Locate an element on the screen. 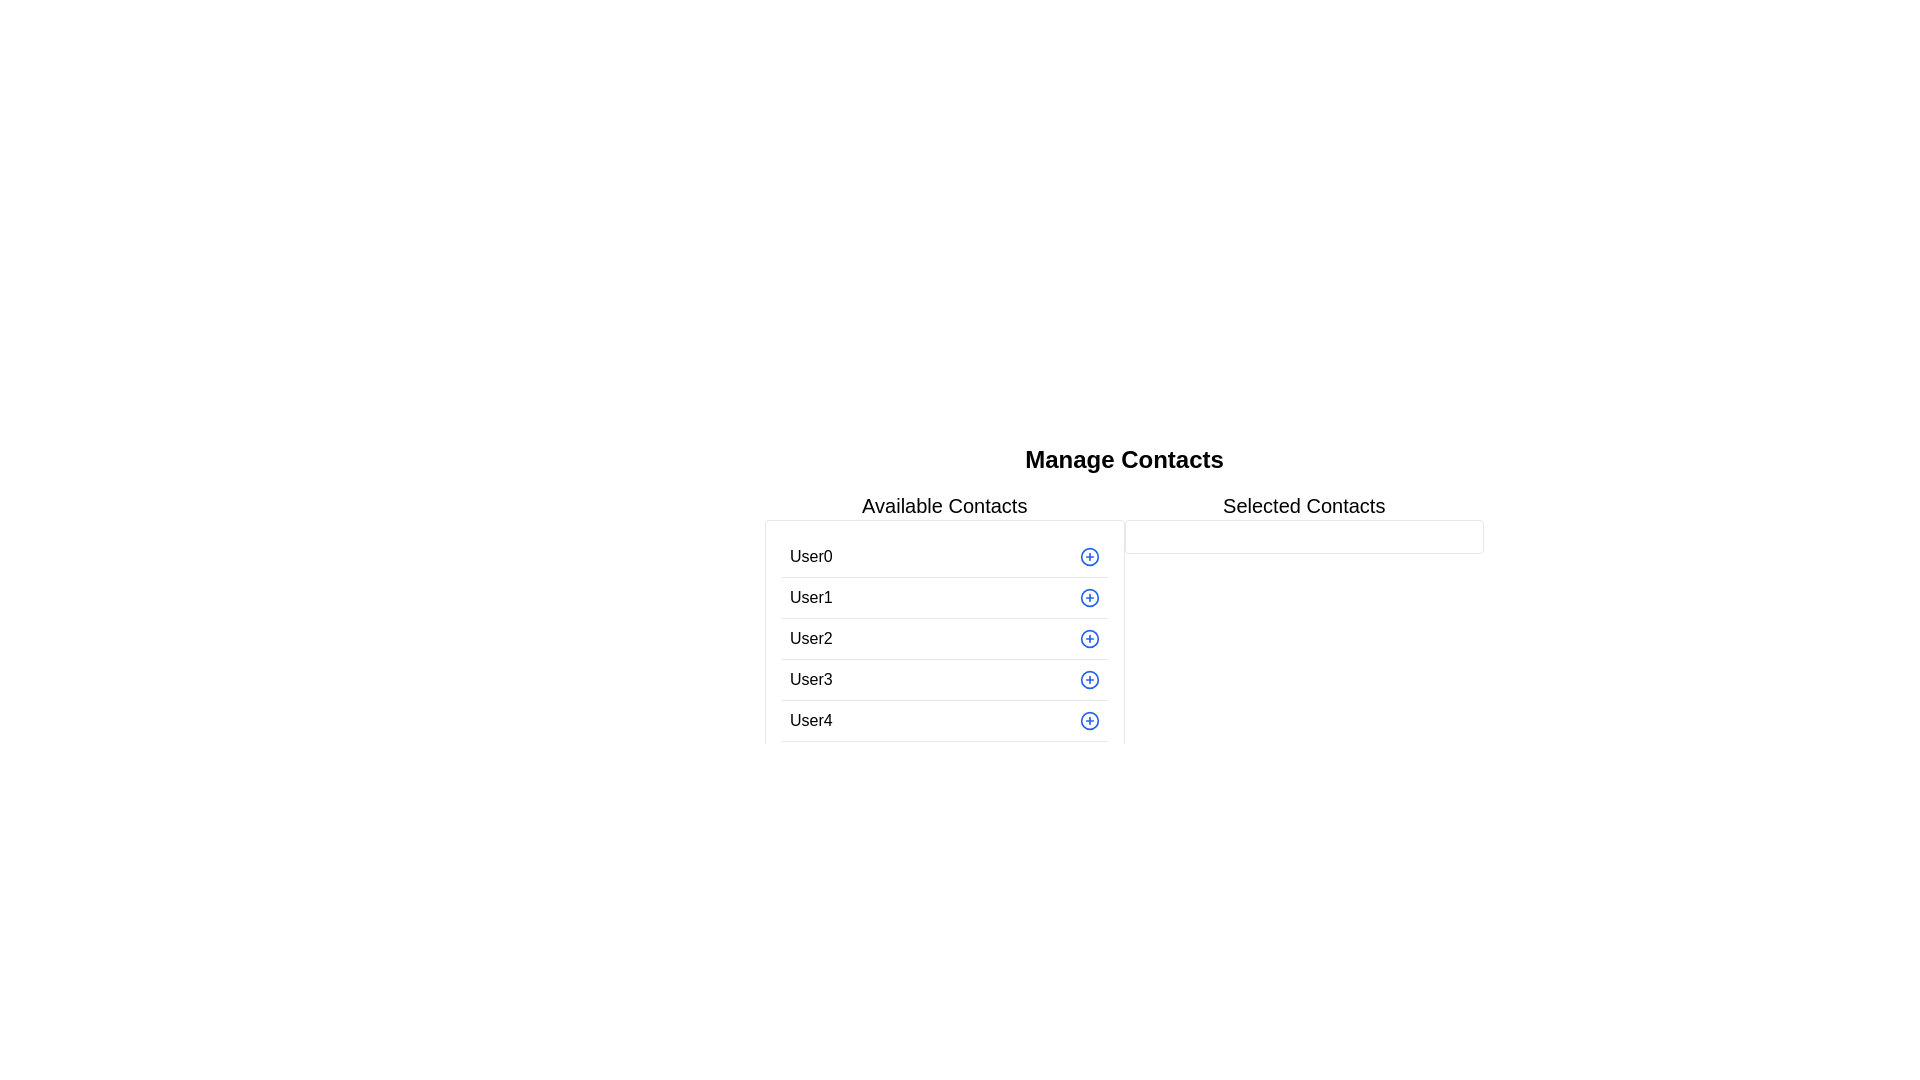 The width and height of the screenshot is (1920, 1080). the button icon located to the right of 'User0' in the 'Available Contacts' section is located at coordinates (1088, 556).